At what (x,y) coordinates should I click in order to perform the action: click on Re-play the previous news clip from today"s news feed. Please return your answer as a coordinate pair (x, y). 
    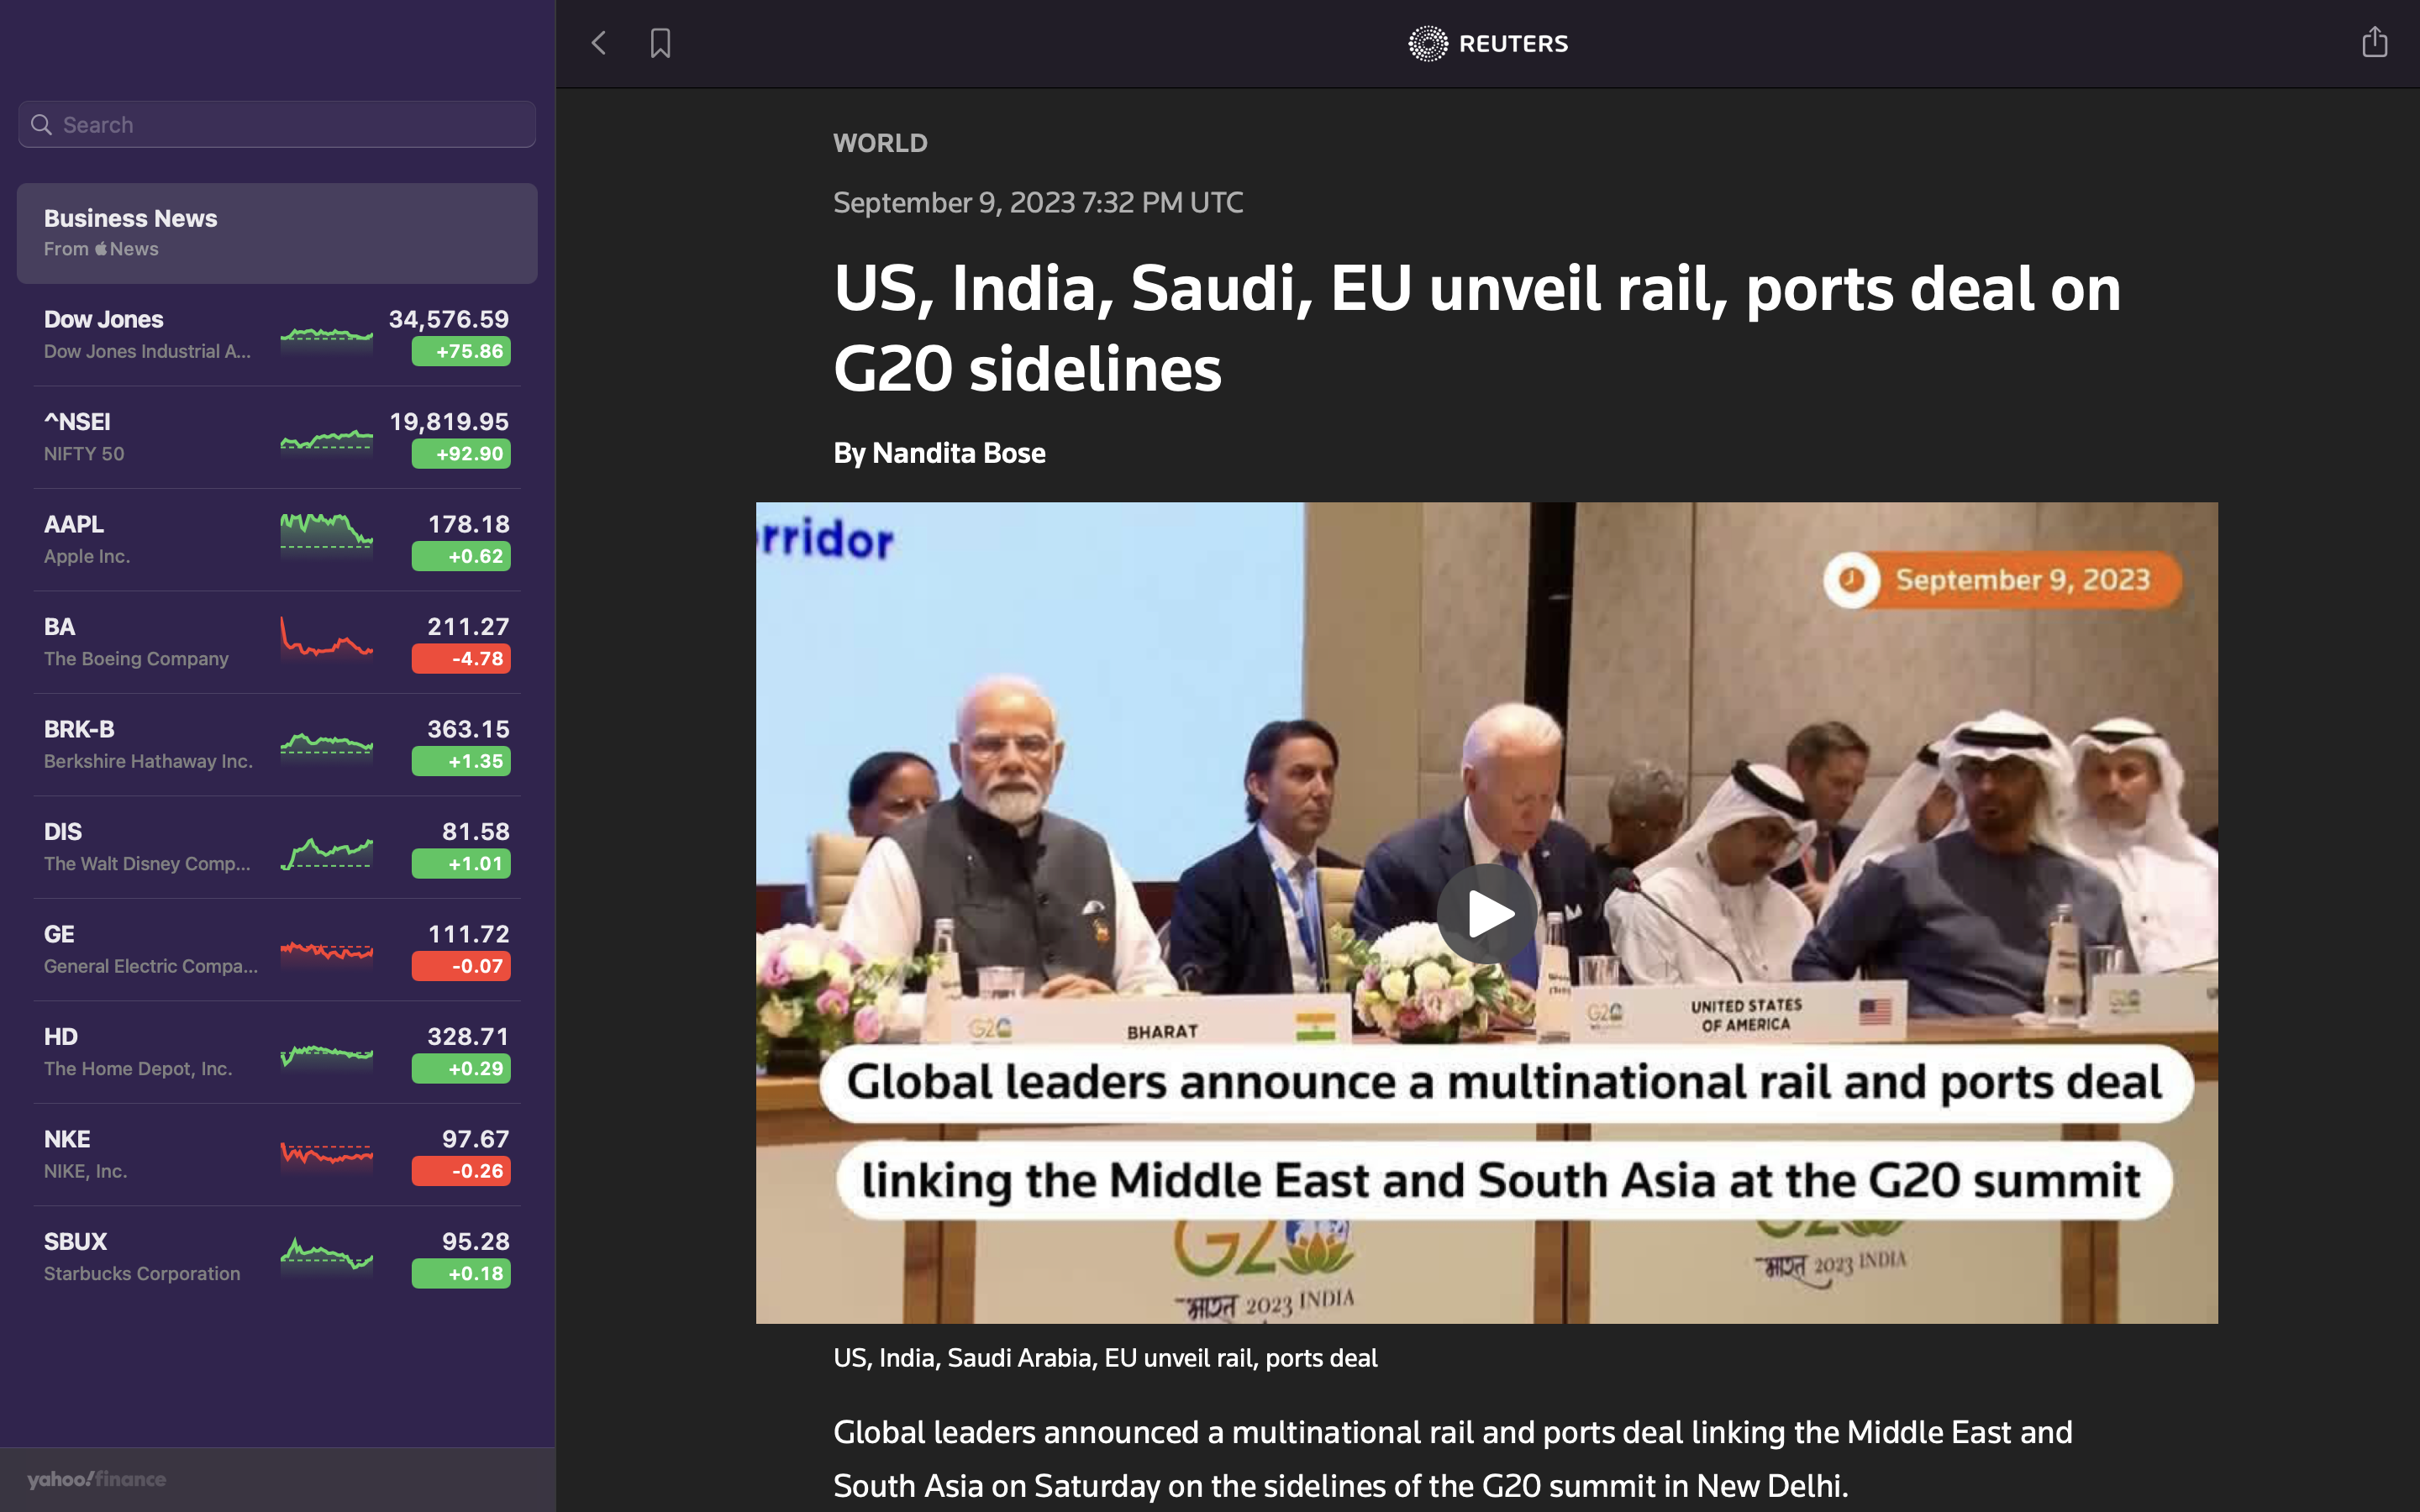
    Looking at the image, I should click on (1488, 909).